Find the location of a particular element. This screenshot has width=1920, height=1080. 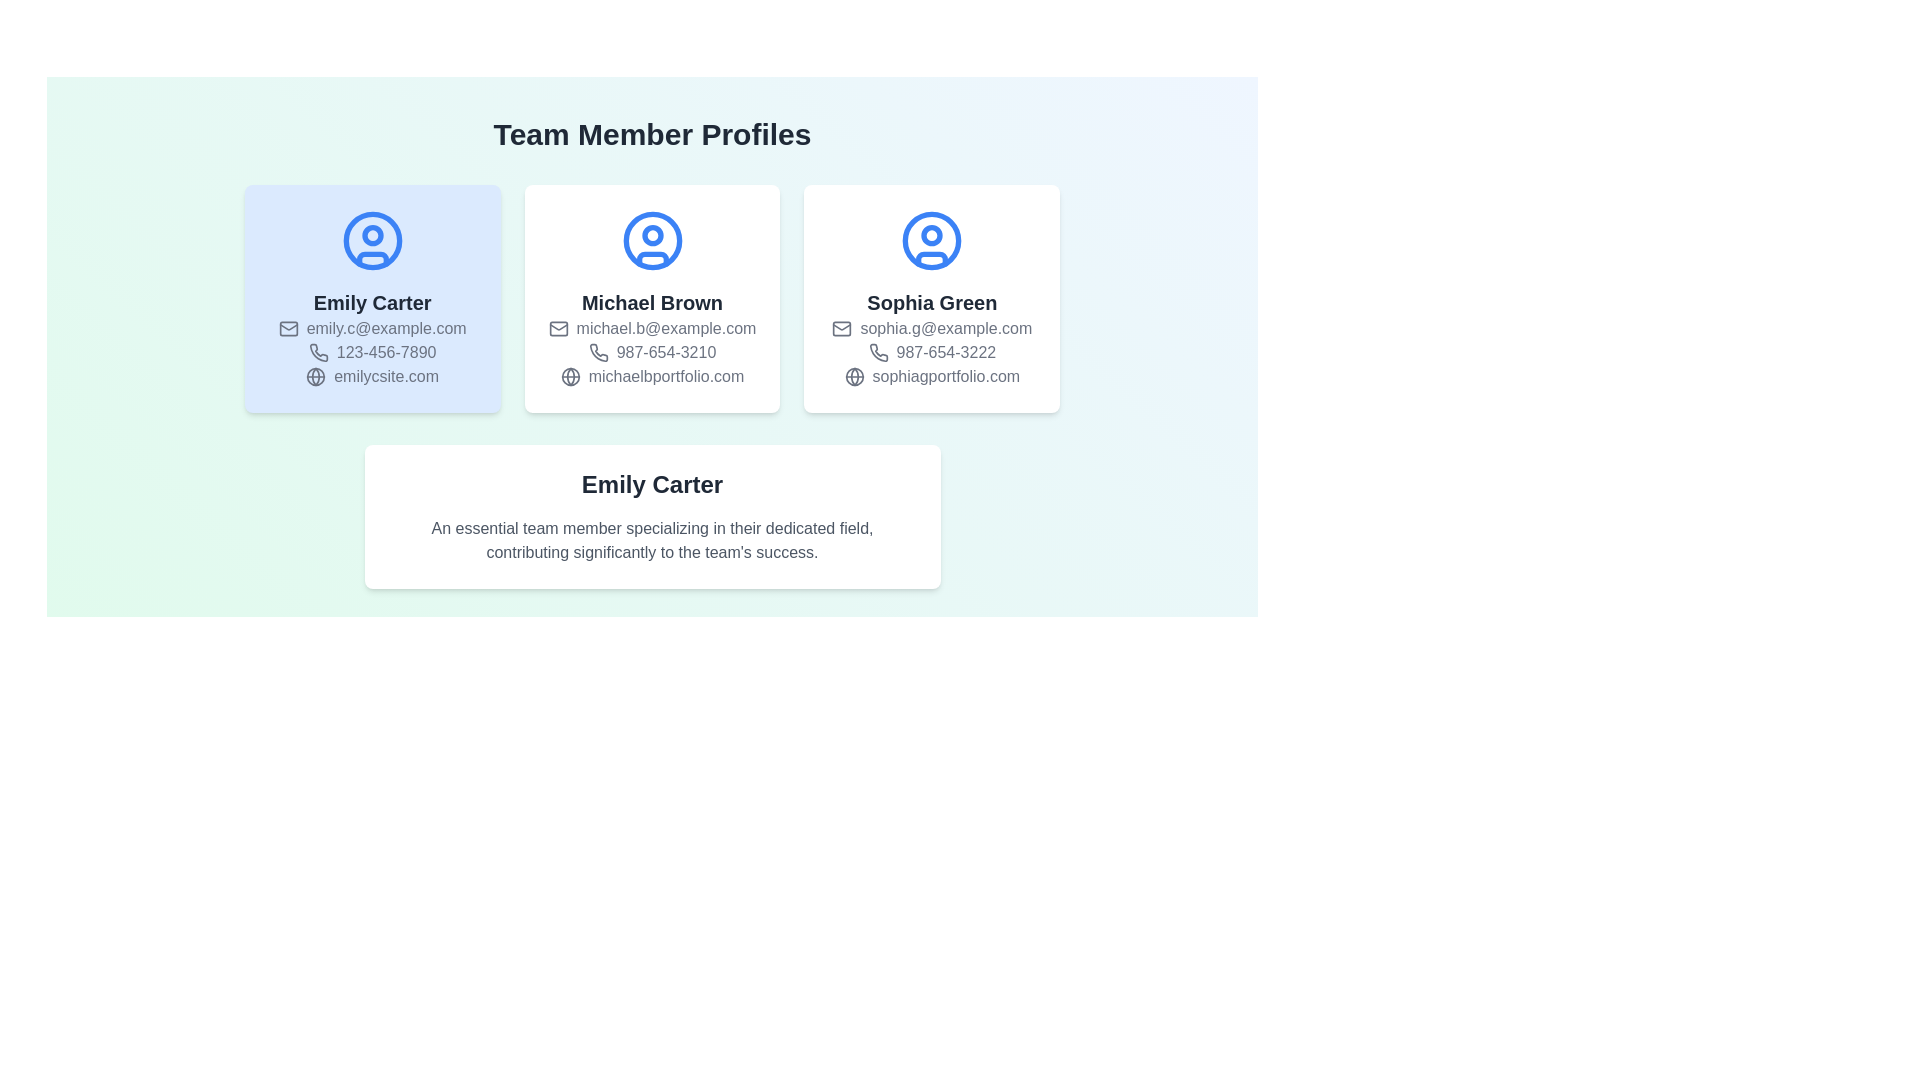

the small circle within the user profile icon for 'Sophia Green' located in the upper-middle portion of the profile card is located at coordinates (931, 234).